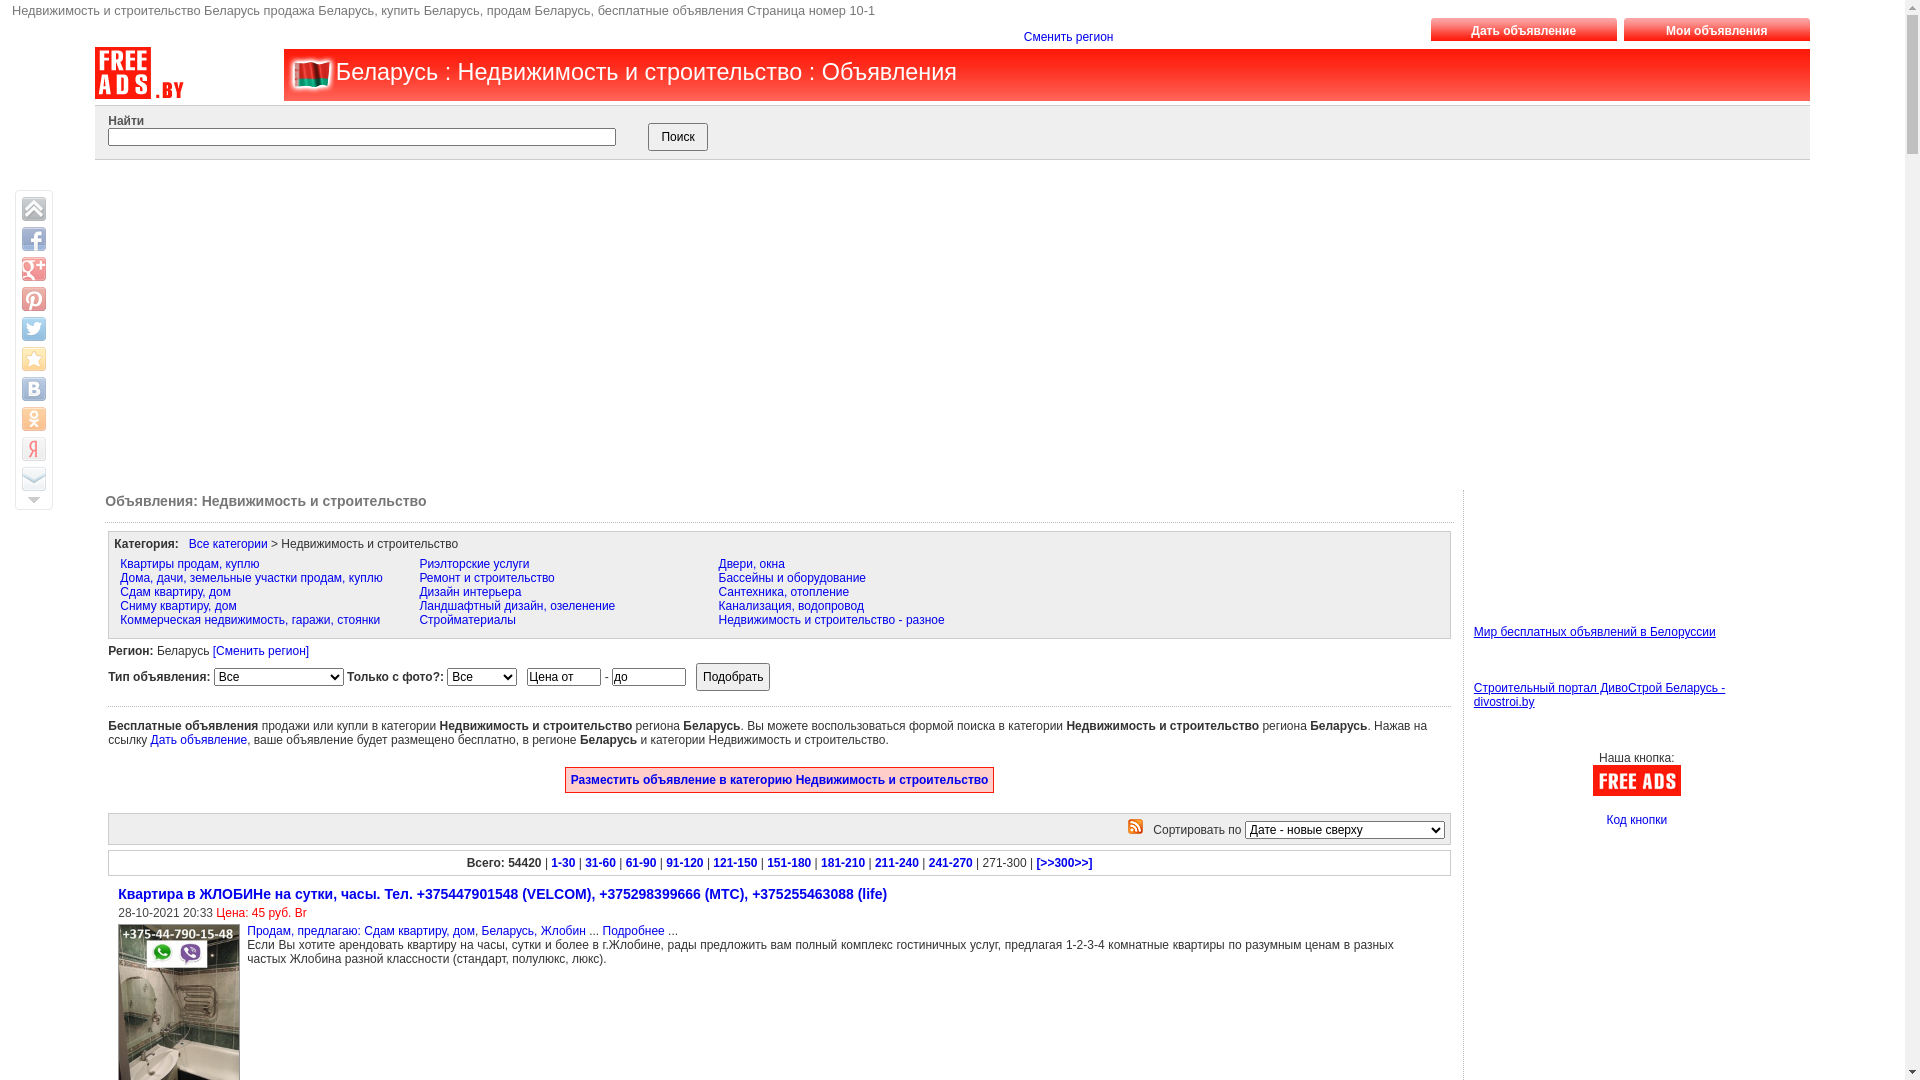 This screenshot has height=1080, width=1920. Describe the element at coordinates (33, 418) in the screenshot. I see `'Share to Odnoklassniki.ru'` at that location.